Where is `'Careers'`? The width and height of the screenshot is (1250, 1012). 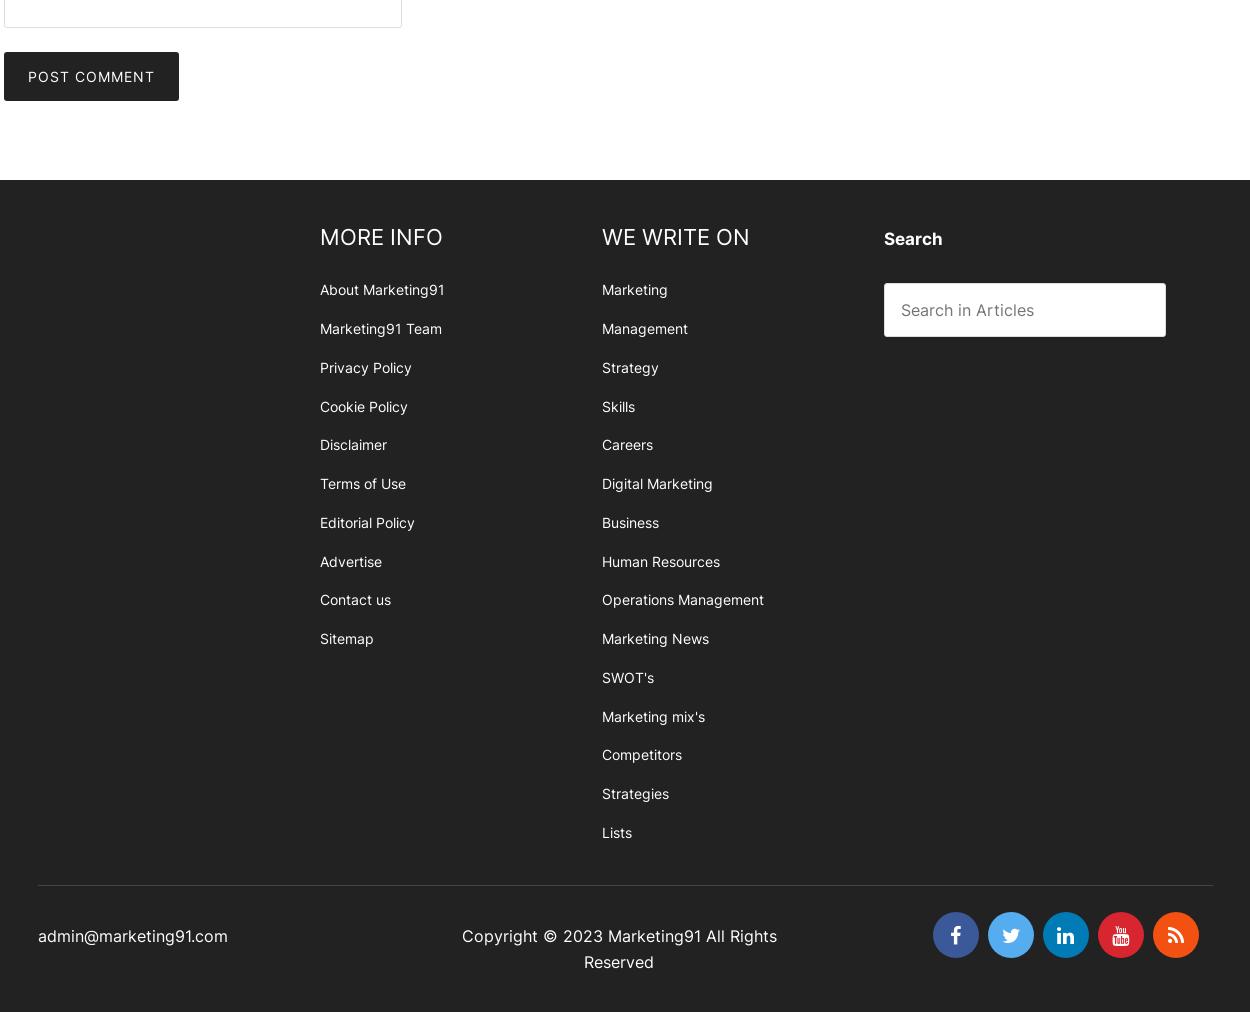
'Careers' is located at coordinates (626, 444).